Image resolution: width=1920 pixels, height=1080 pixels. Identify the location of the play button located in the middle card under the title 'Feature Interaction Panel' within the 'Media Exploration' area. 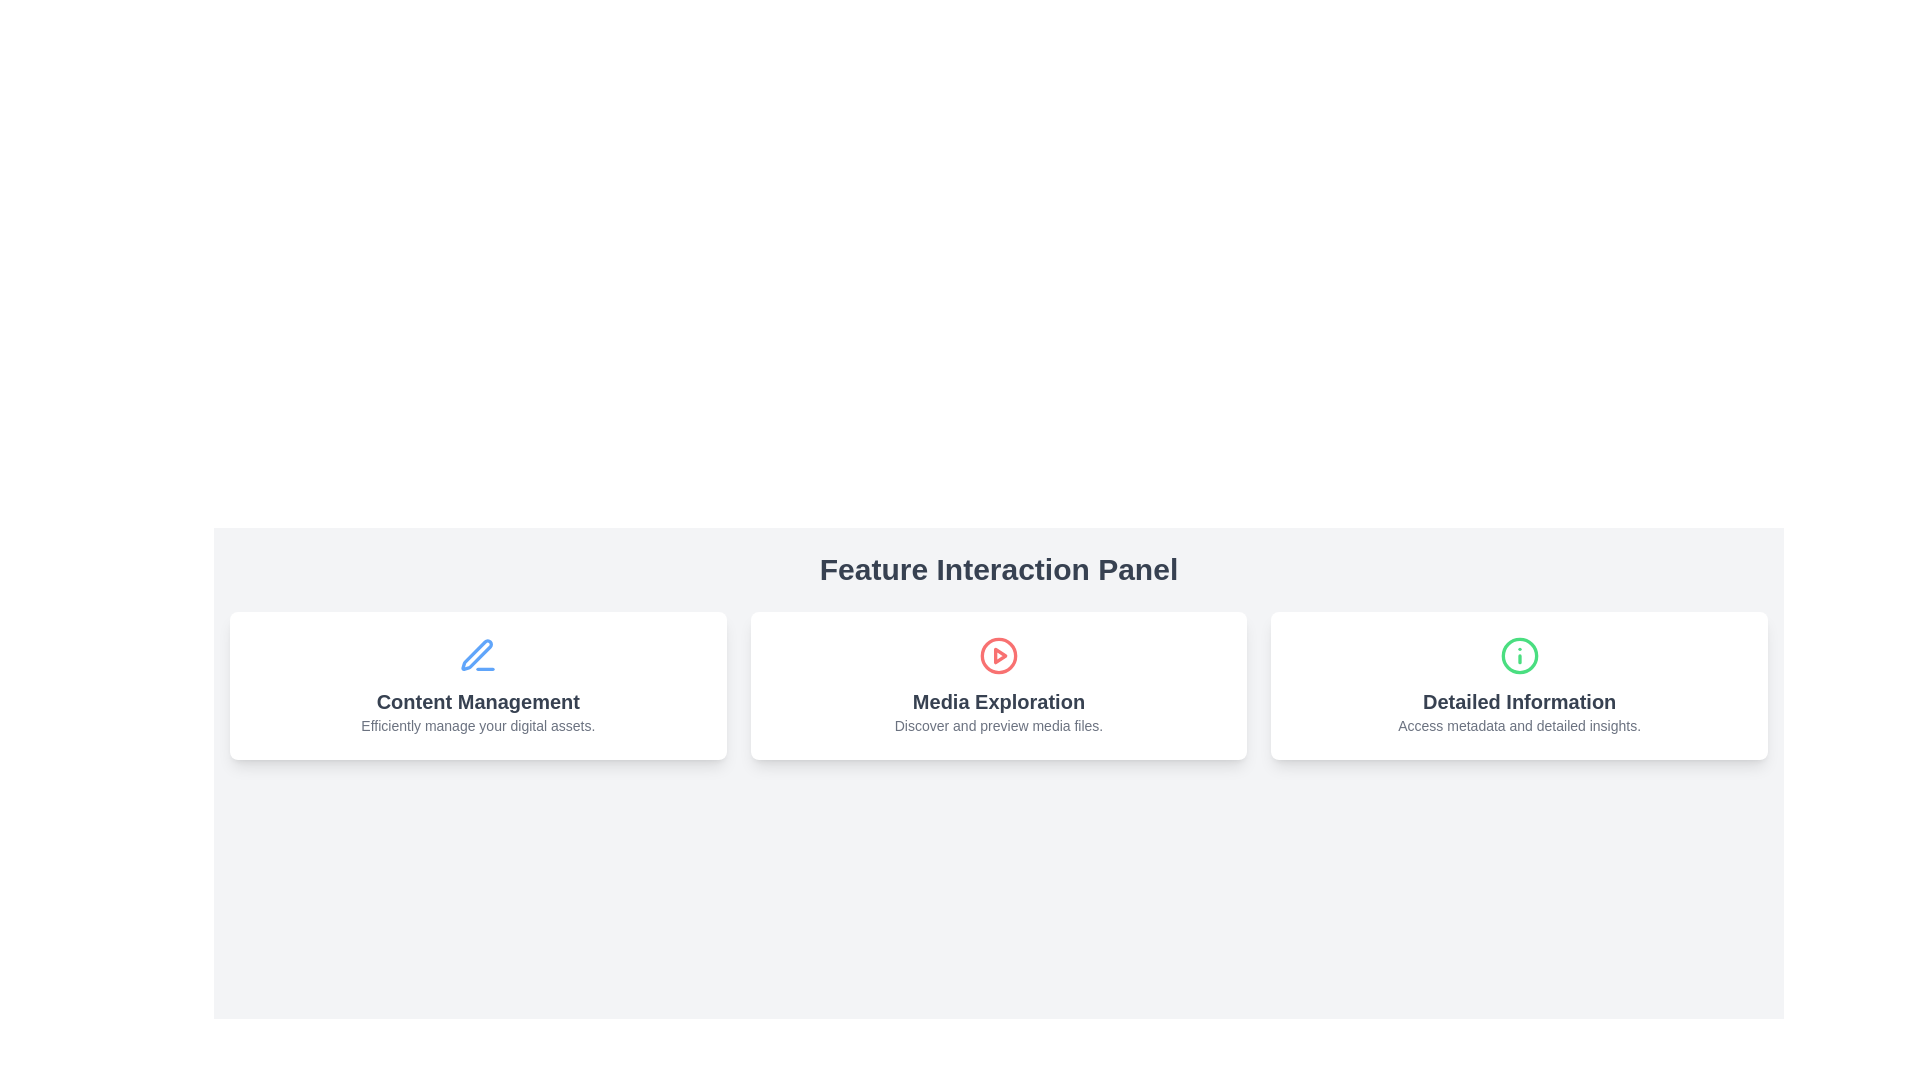
(1000, 655).